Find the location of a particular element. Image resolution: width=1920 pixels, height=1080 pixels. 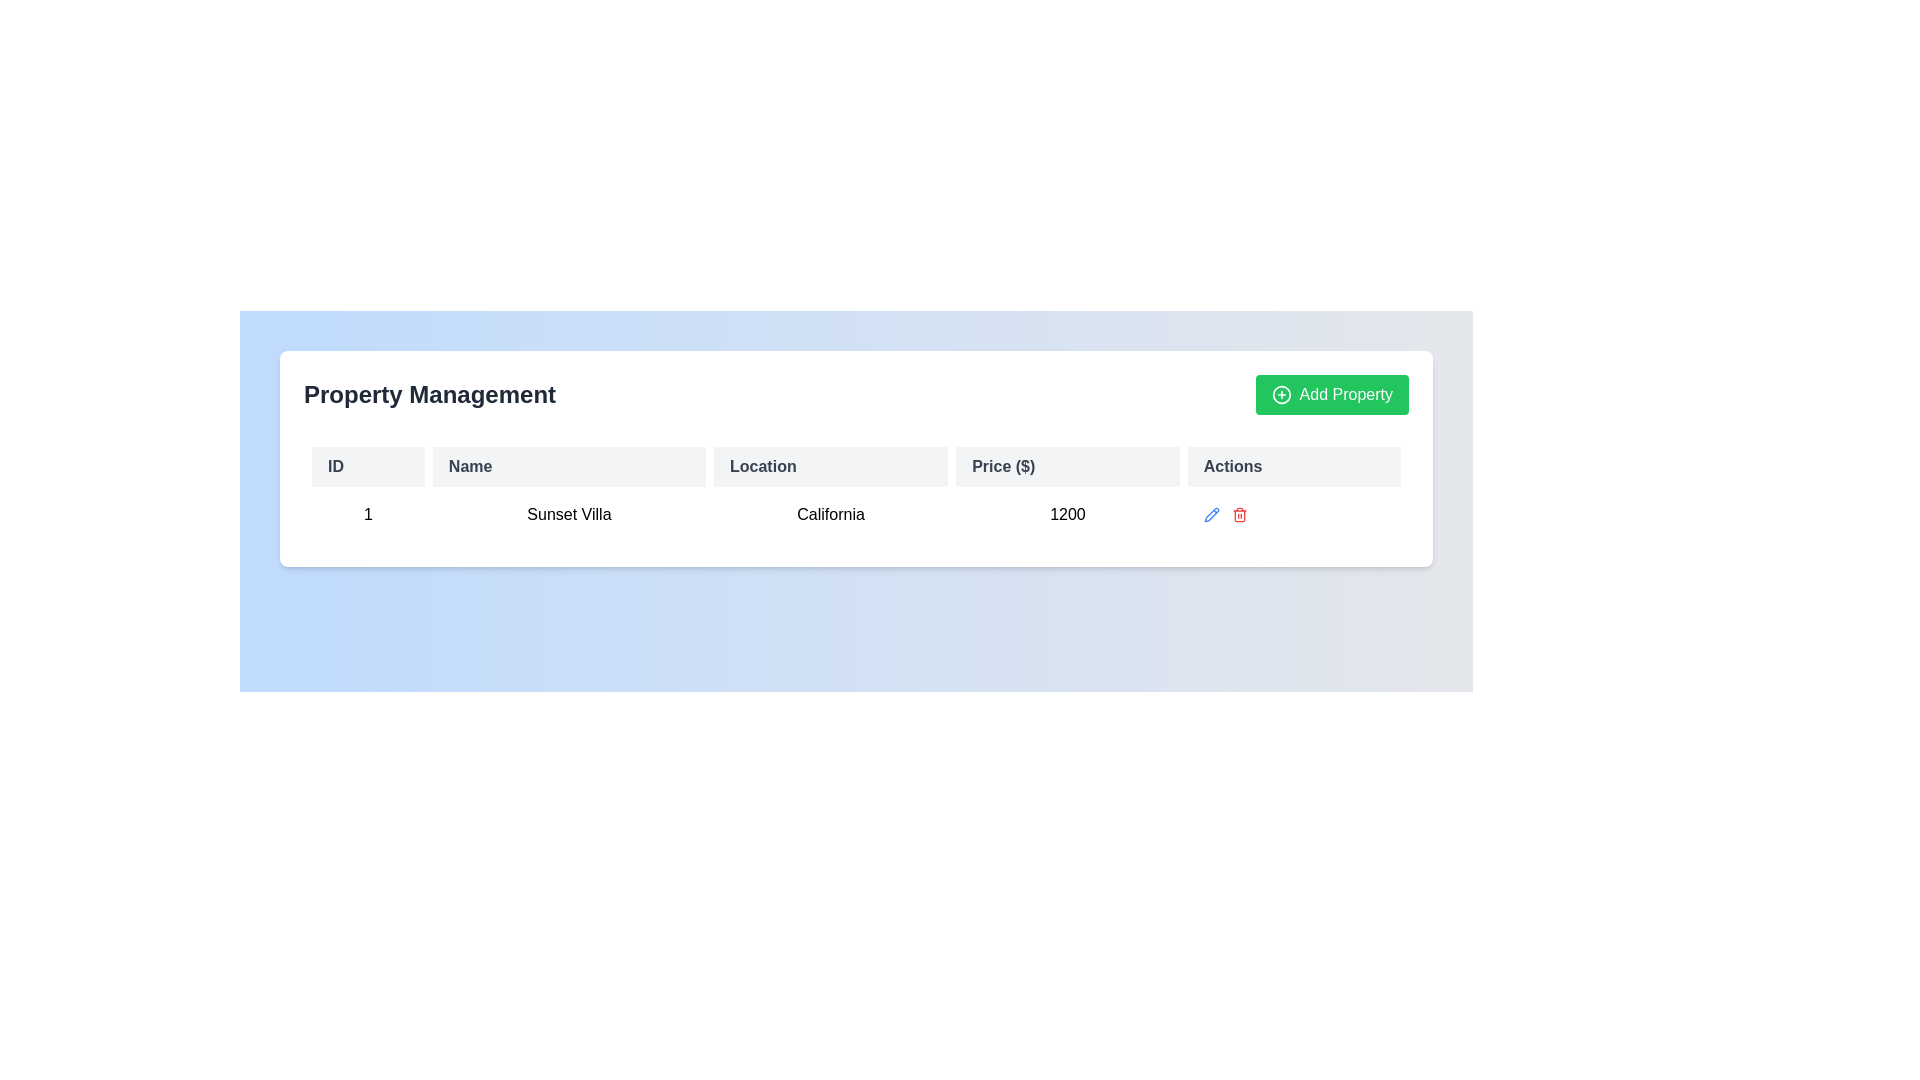

the deletion button represented by an SVG icon located in the top row under the 'Actions' column of the table, right-aligned and adjacent to a blue edit pencil icon is located at coordinates (1238, 514).